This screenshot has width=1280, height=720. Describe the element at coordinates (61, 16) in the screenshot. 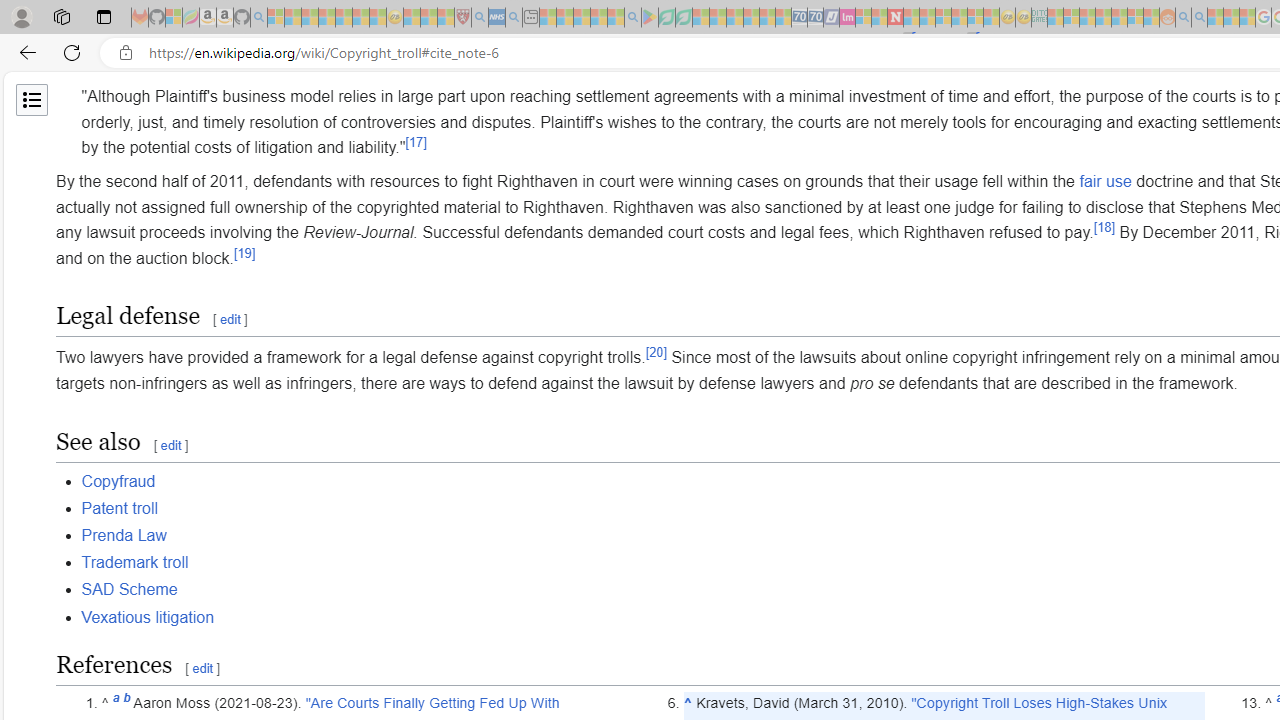

I see `'Workspaces'` at that location.